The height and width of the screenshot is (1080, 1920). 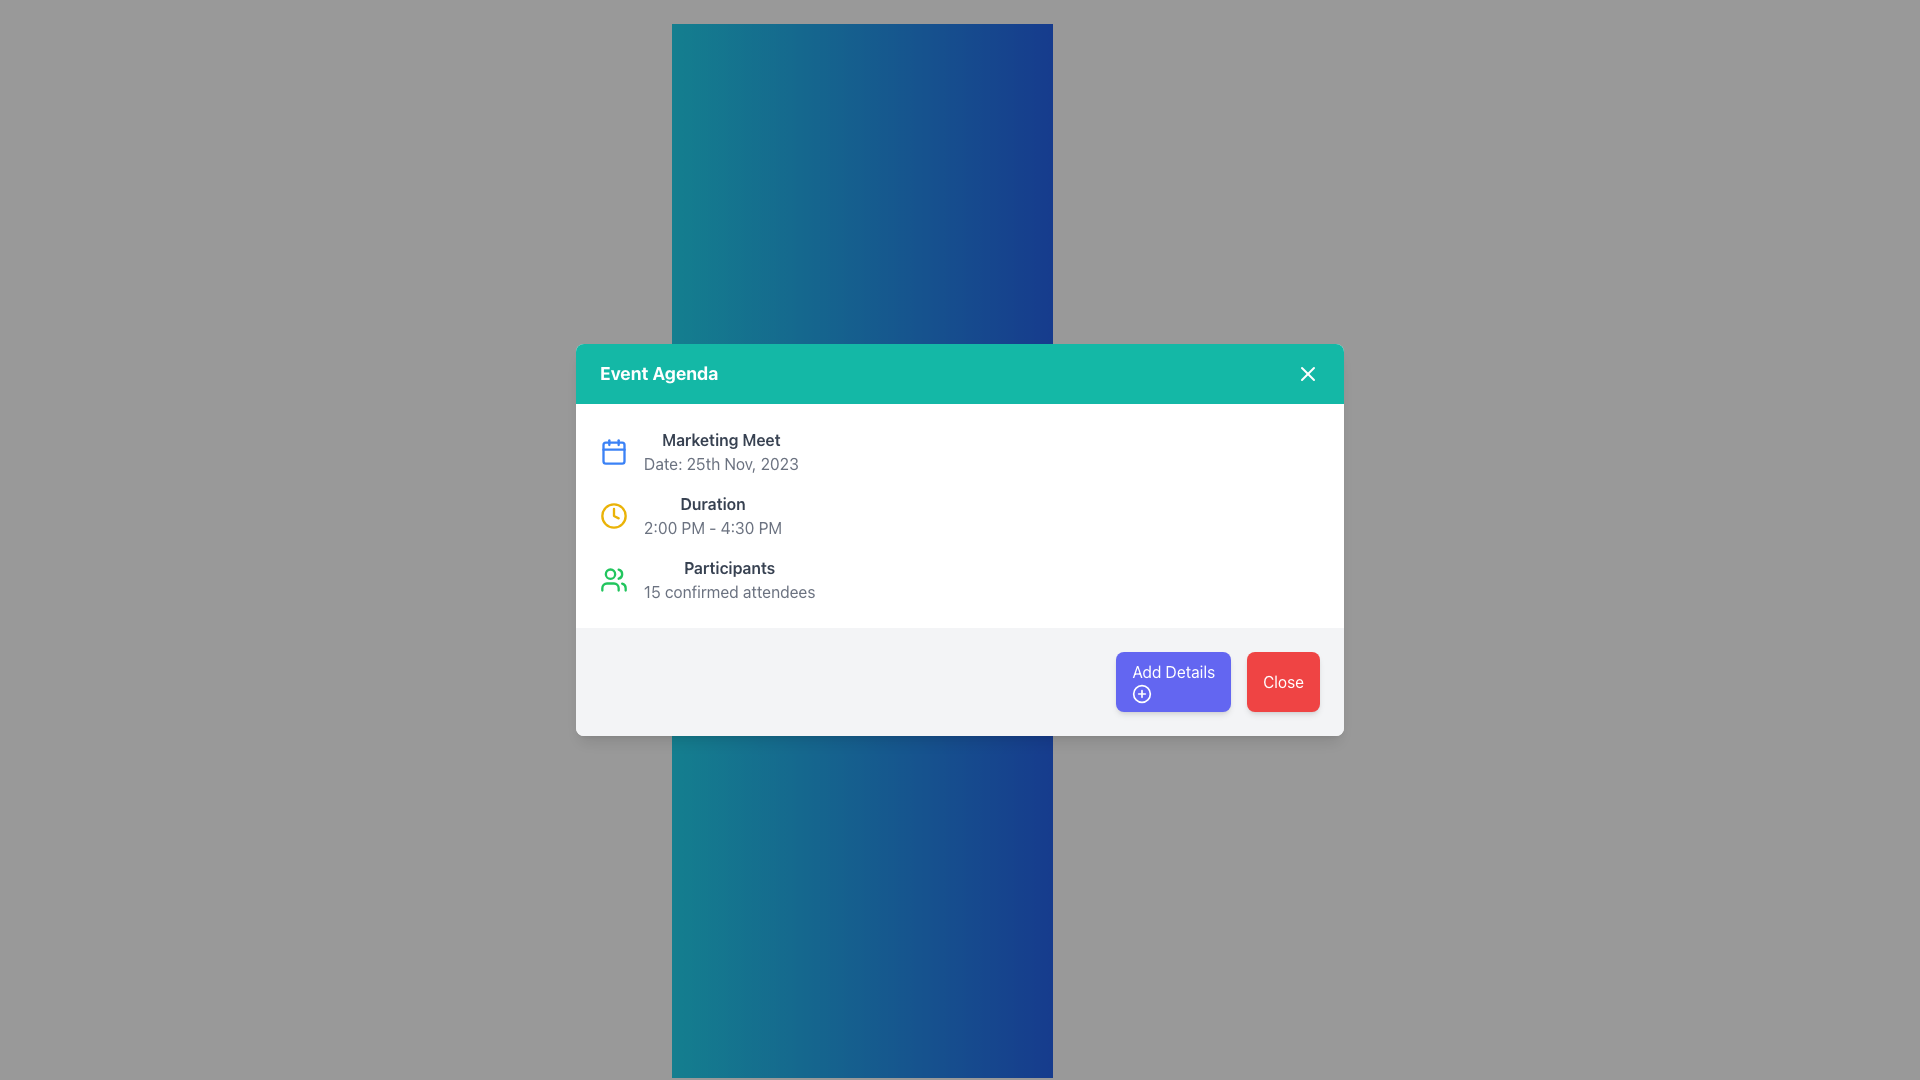 What do you see at coordinates (613, 515) in the screenshot?
I see `the icon indicating the timing or duration of the event, which is located to the left of the text 'Duration 2:00 PM - 4:30 PM' within the 'Event Agenda' dialog box` at bounding box center [613, 515].